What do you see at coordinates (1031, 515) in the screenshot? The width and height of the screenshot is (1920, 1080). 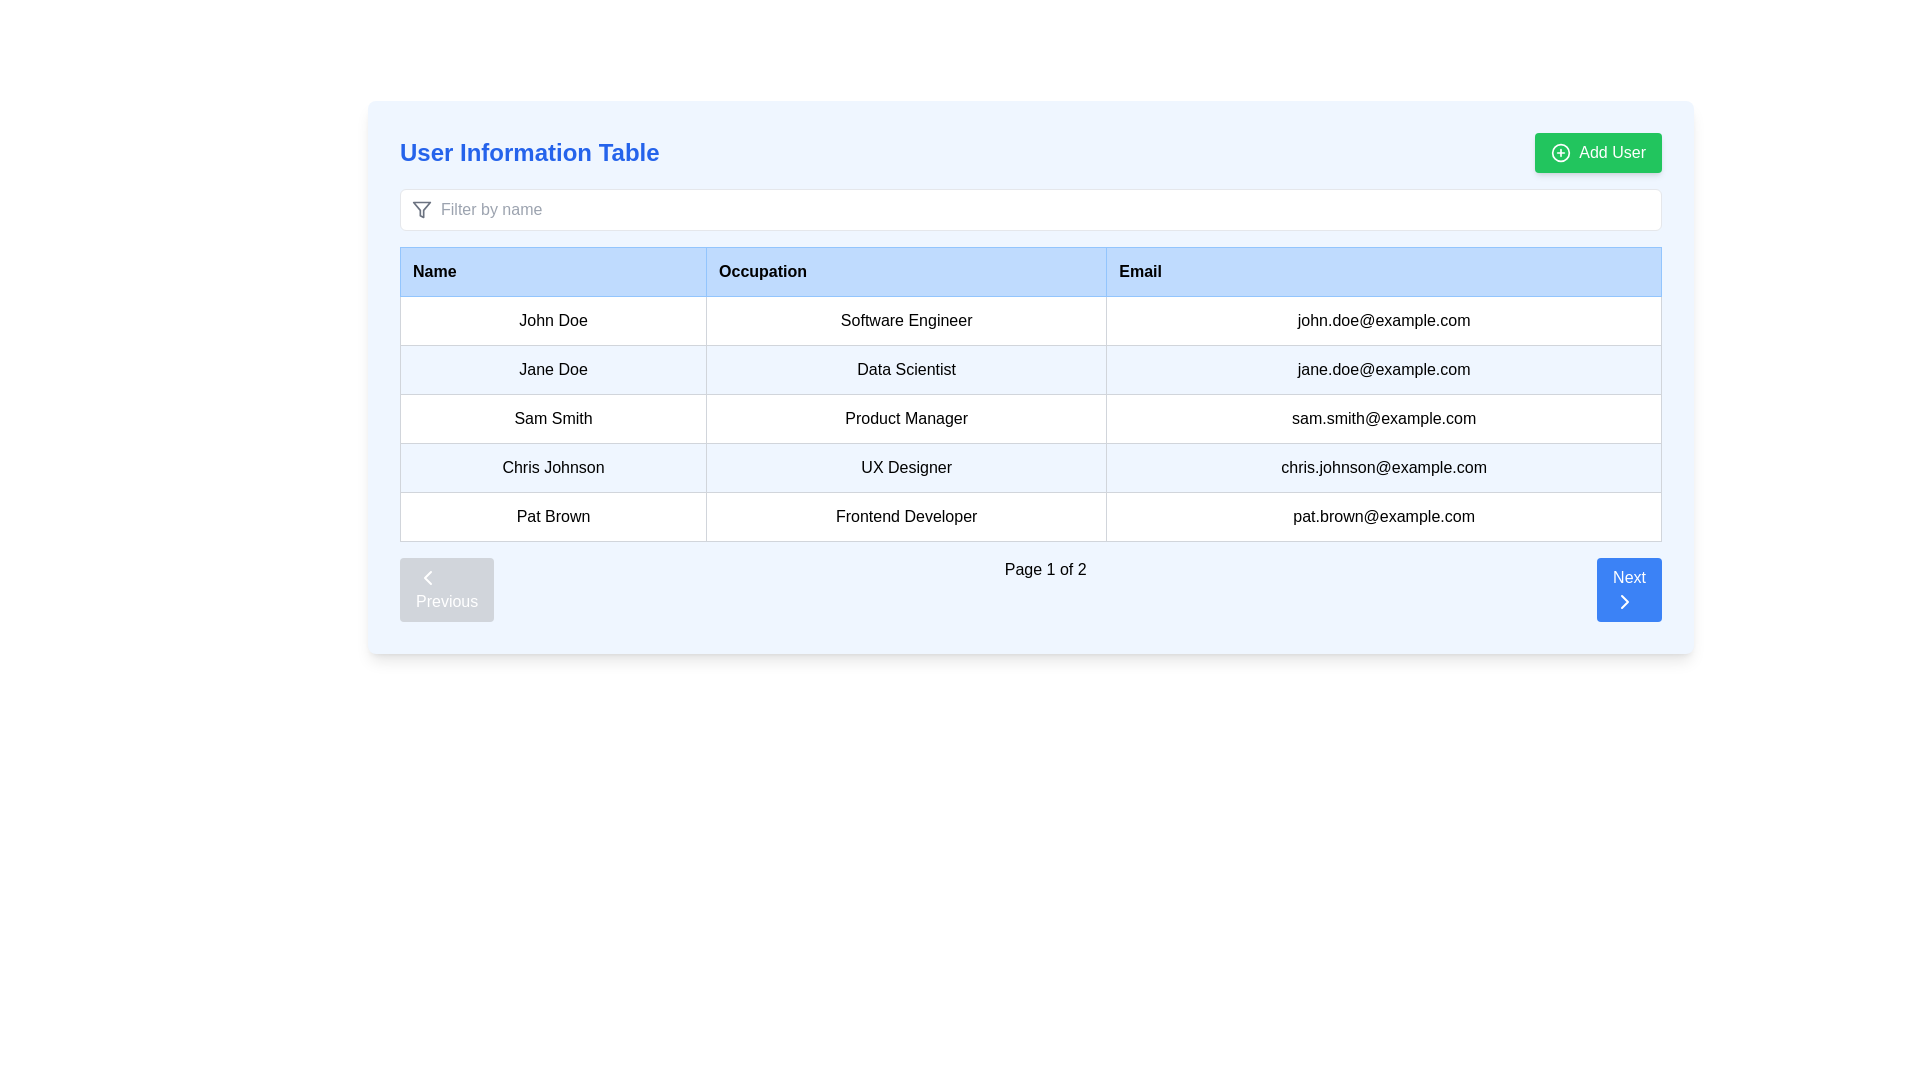 I see `the last row in the table that displays user information, specifically the fifth row overall` at bounding box center [1031, 515].